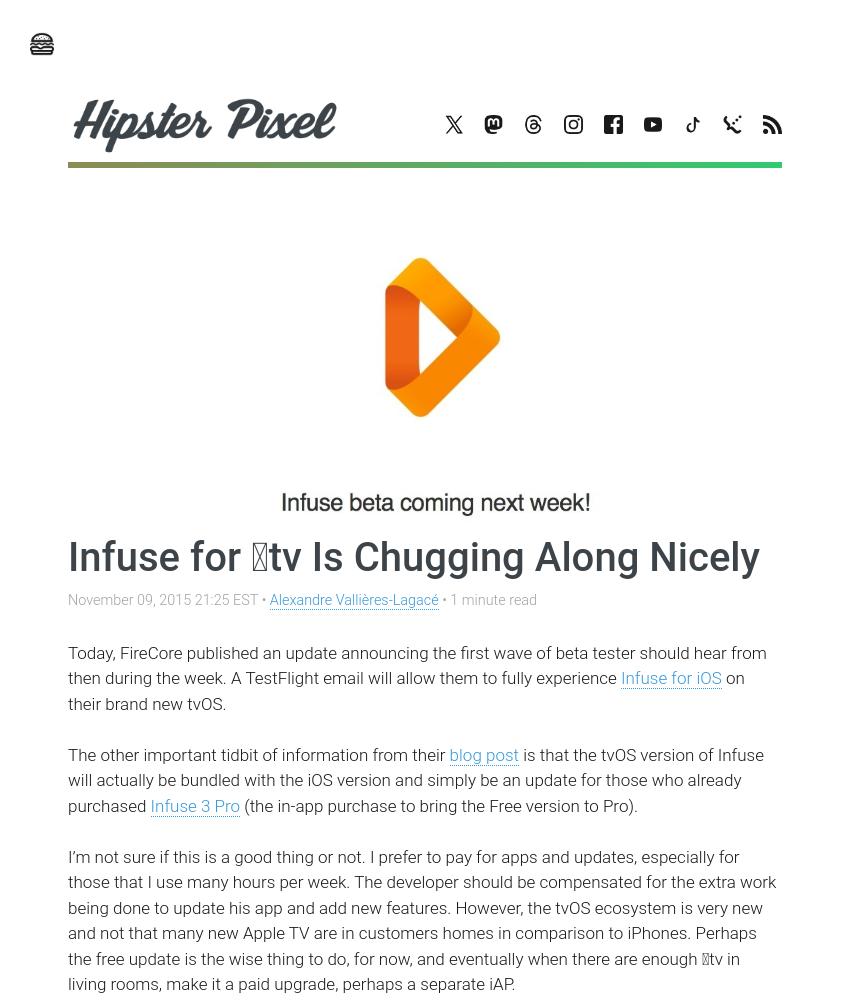 The image size is (850, 1000). What do you see at coordinates (487, 599) in the screenshot?
I see `'• 1 minute read'` at bounding box center [487, 599].